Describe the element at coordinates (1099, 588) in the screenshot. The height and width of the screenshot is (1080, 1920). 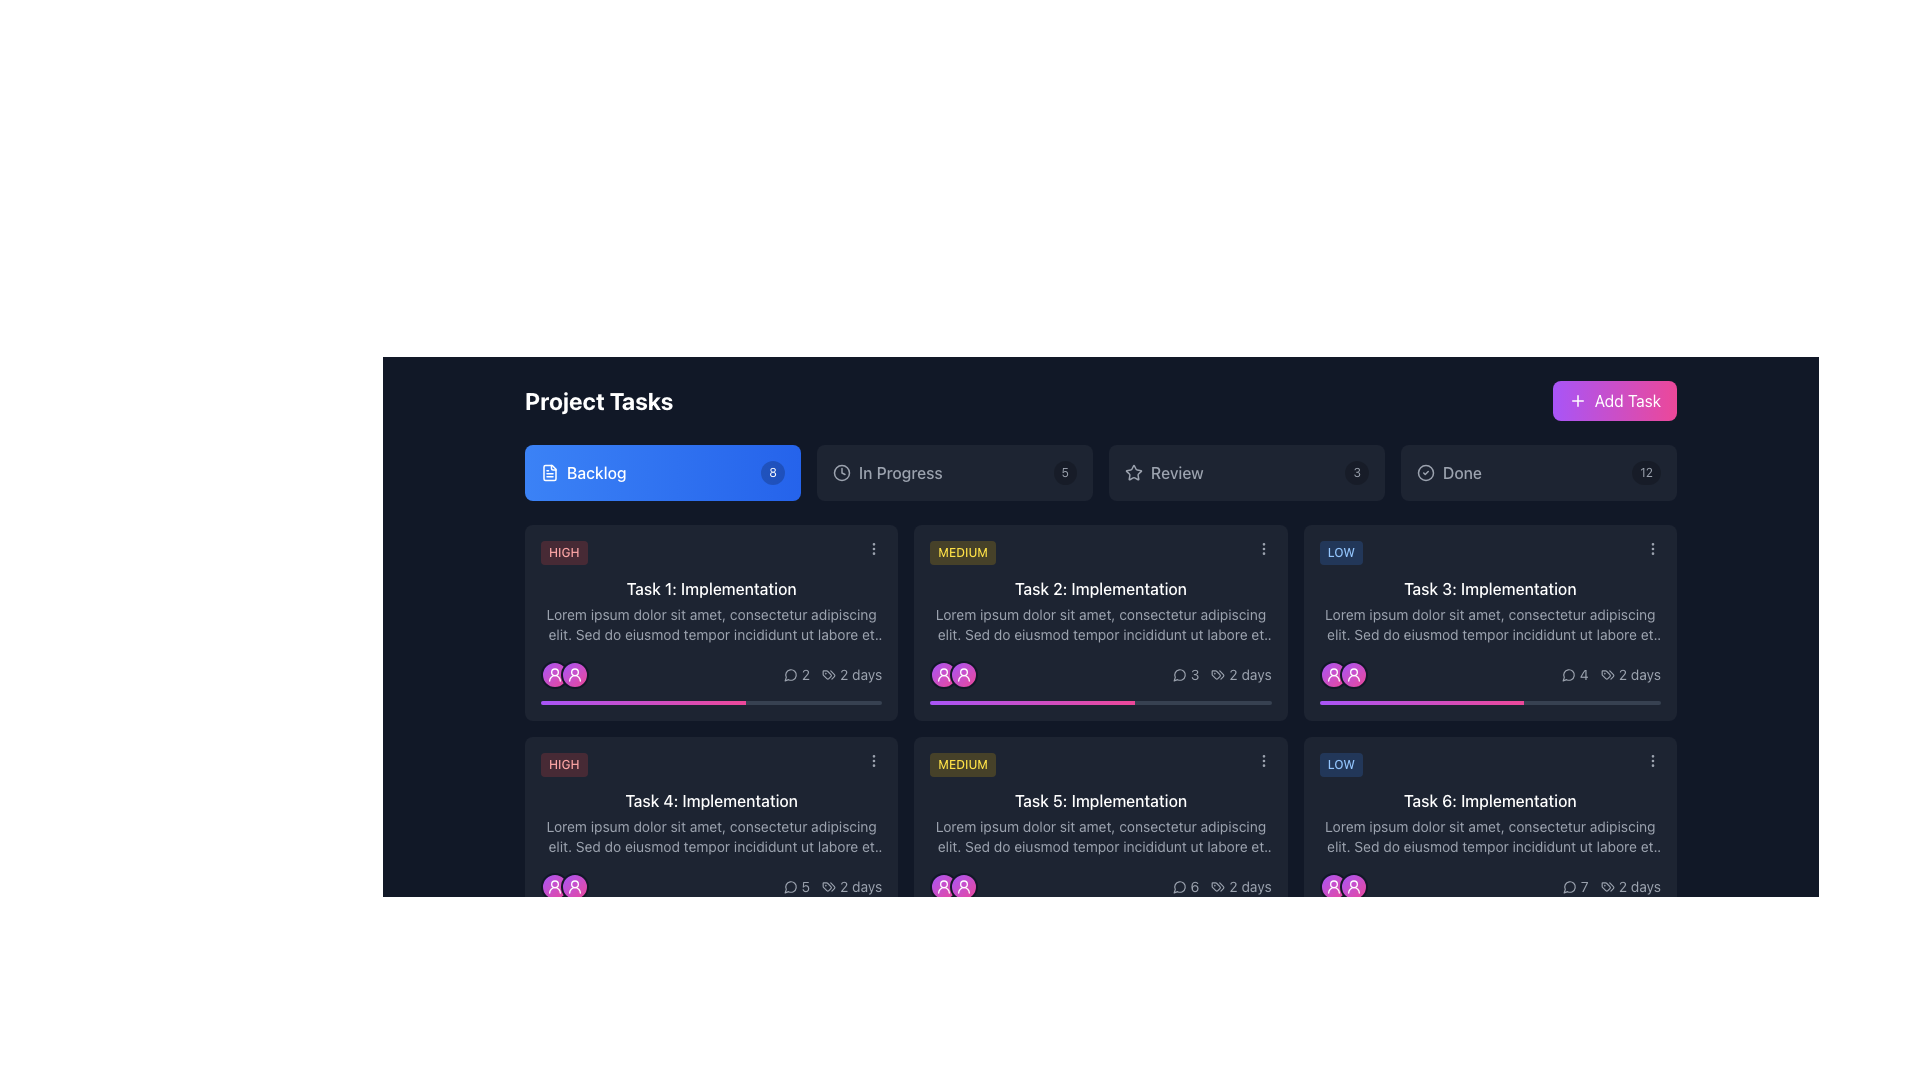
I see `text content of the text label displaying 'Task 2: Implementation', which is styled with a white font on a dark background, located under the 'MEDIUM' yellow badge on the task card in the second position of the first row in the 'Backlog' section` at that location.